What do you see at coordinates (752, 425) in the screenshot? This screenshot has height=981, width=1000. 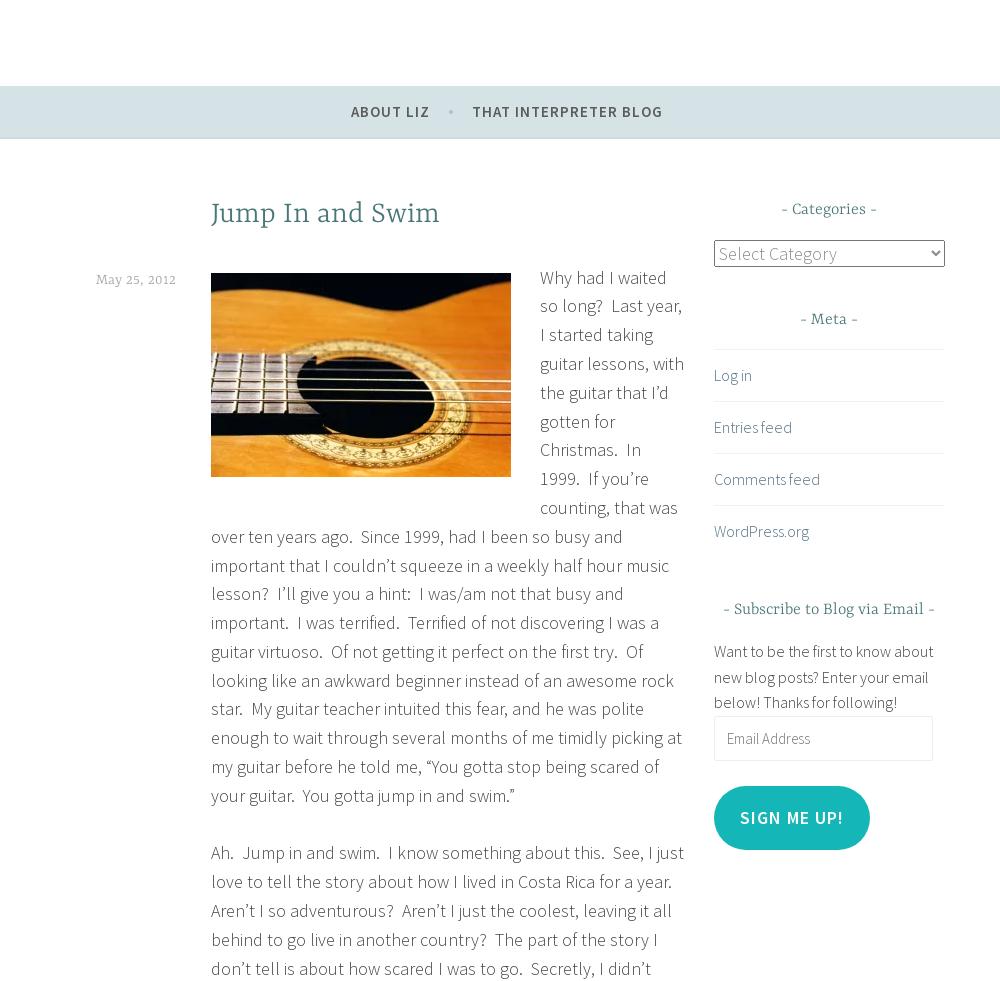 I see `'Entries feed'` at bounding box center [752, 425].